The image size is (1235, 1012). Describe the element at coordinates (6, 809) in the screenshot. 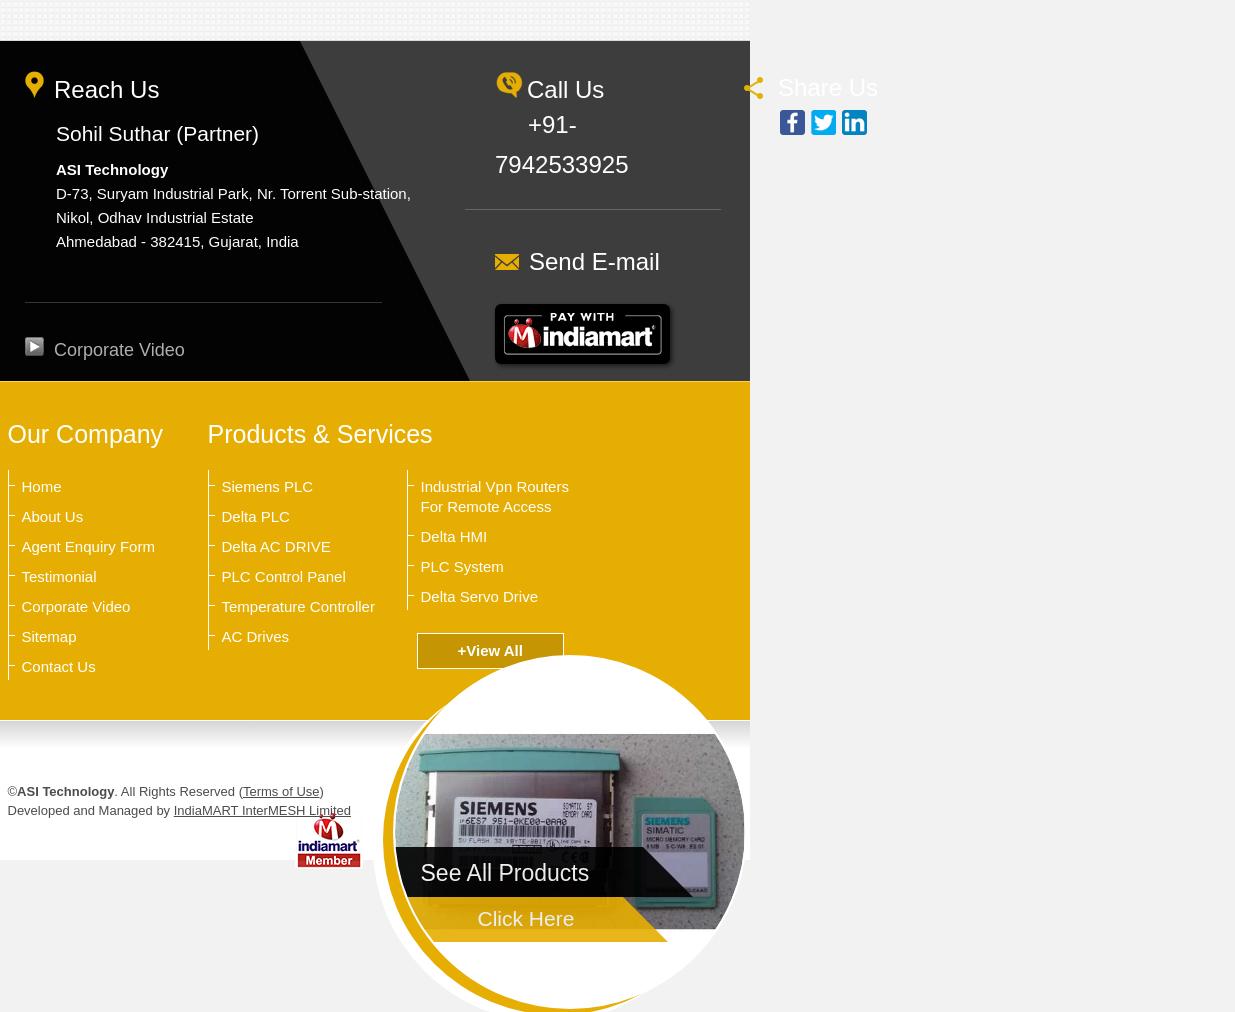

I see `'Developed and Managed by'` at that location.